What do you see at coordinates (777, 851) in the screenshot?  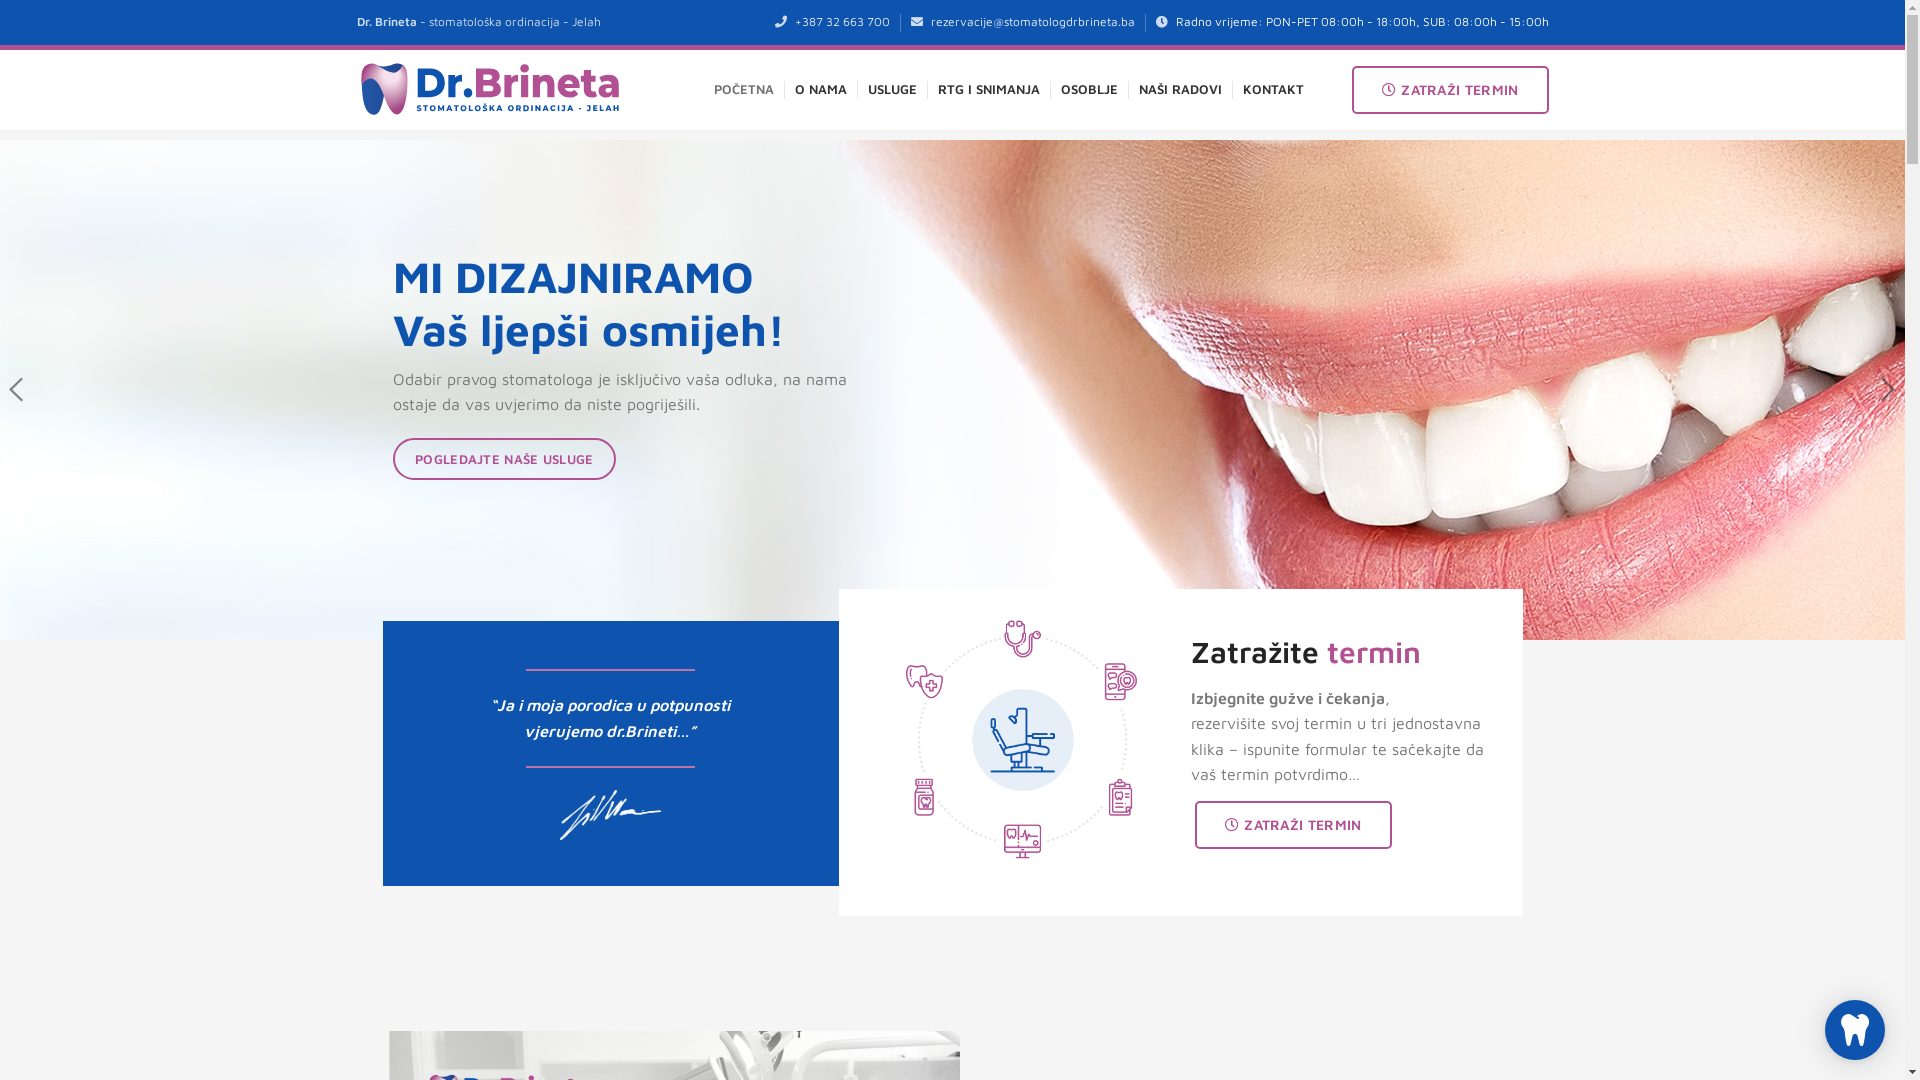 I see `'USLUGE'` at bounding box center [777, 851].